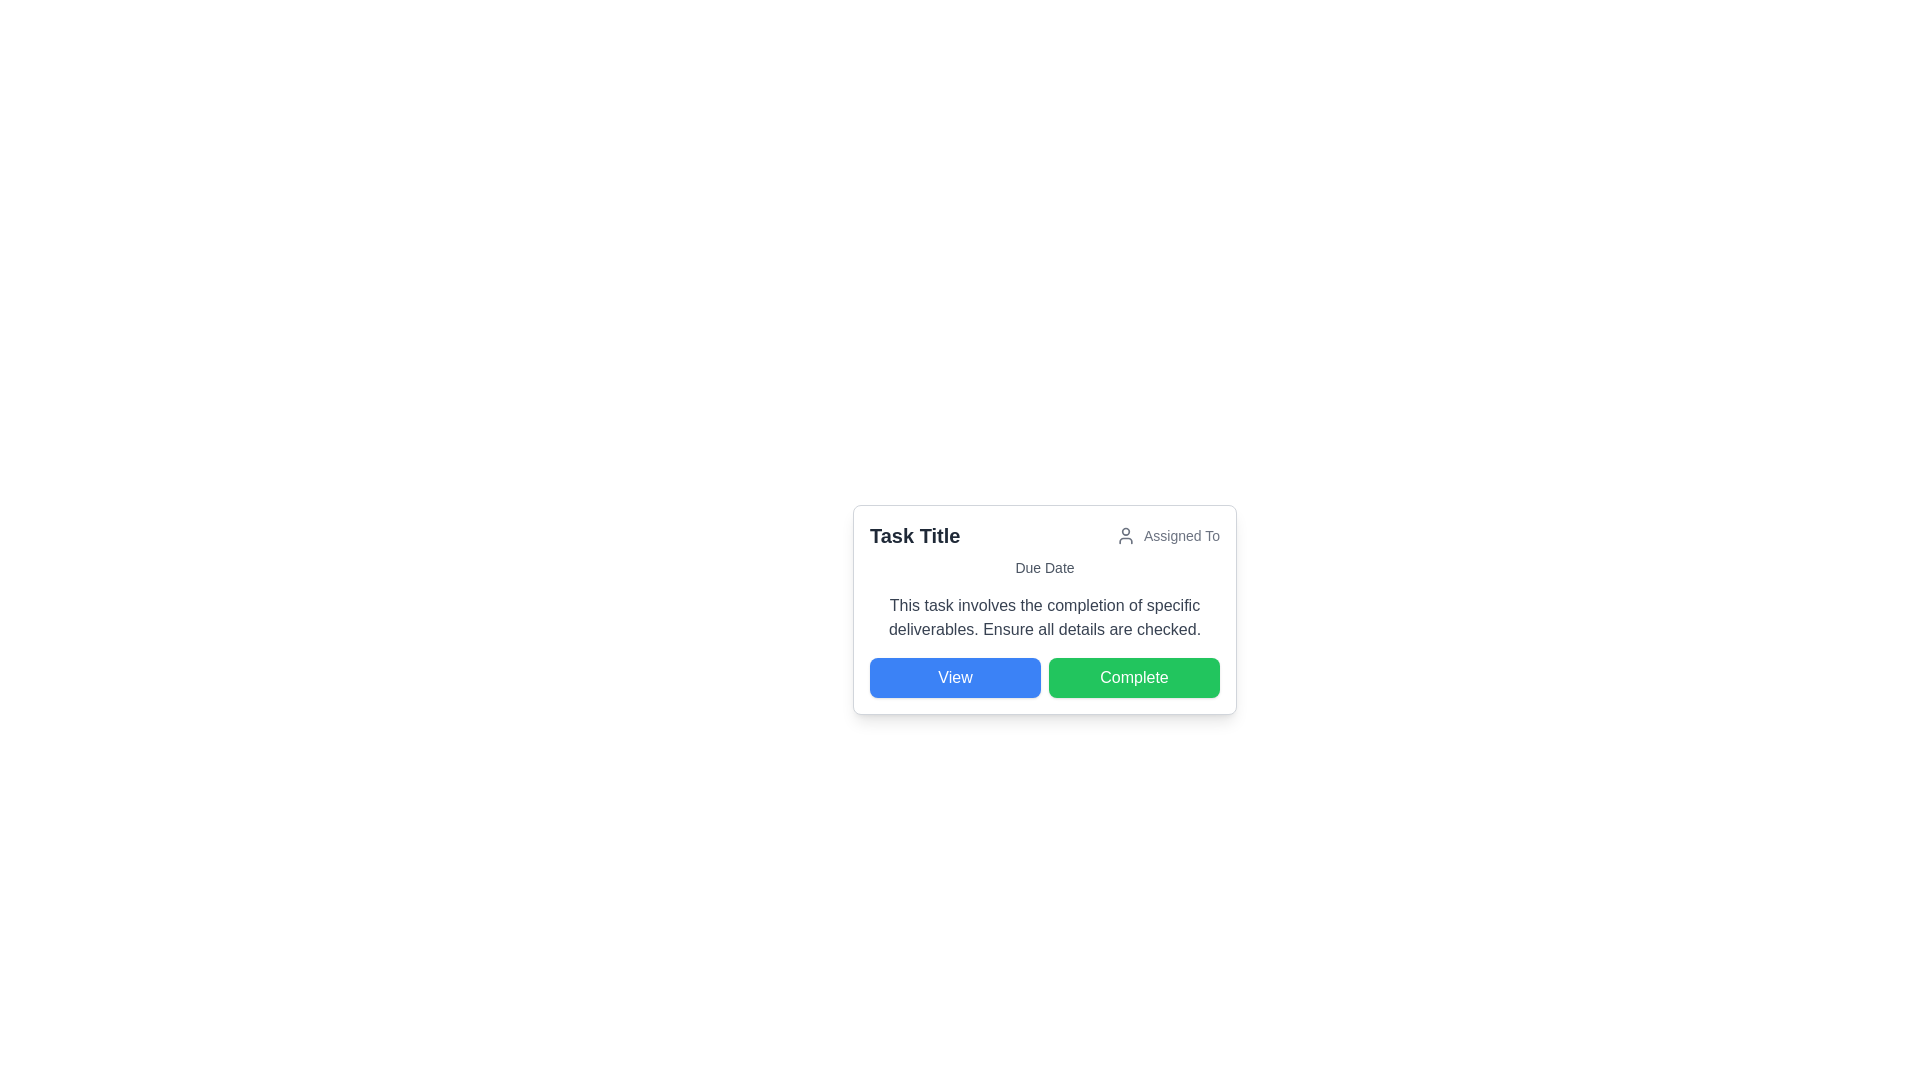 This screenshot has height=1080, width=1920. Describe the element at coordinates (914, 535) in the screenshot. I see `the 'Task Title' text element, which is styled with a bold, large font and dark gray color, located to the left of the 'Assigned To' text and icon group` at that location.